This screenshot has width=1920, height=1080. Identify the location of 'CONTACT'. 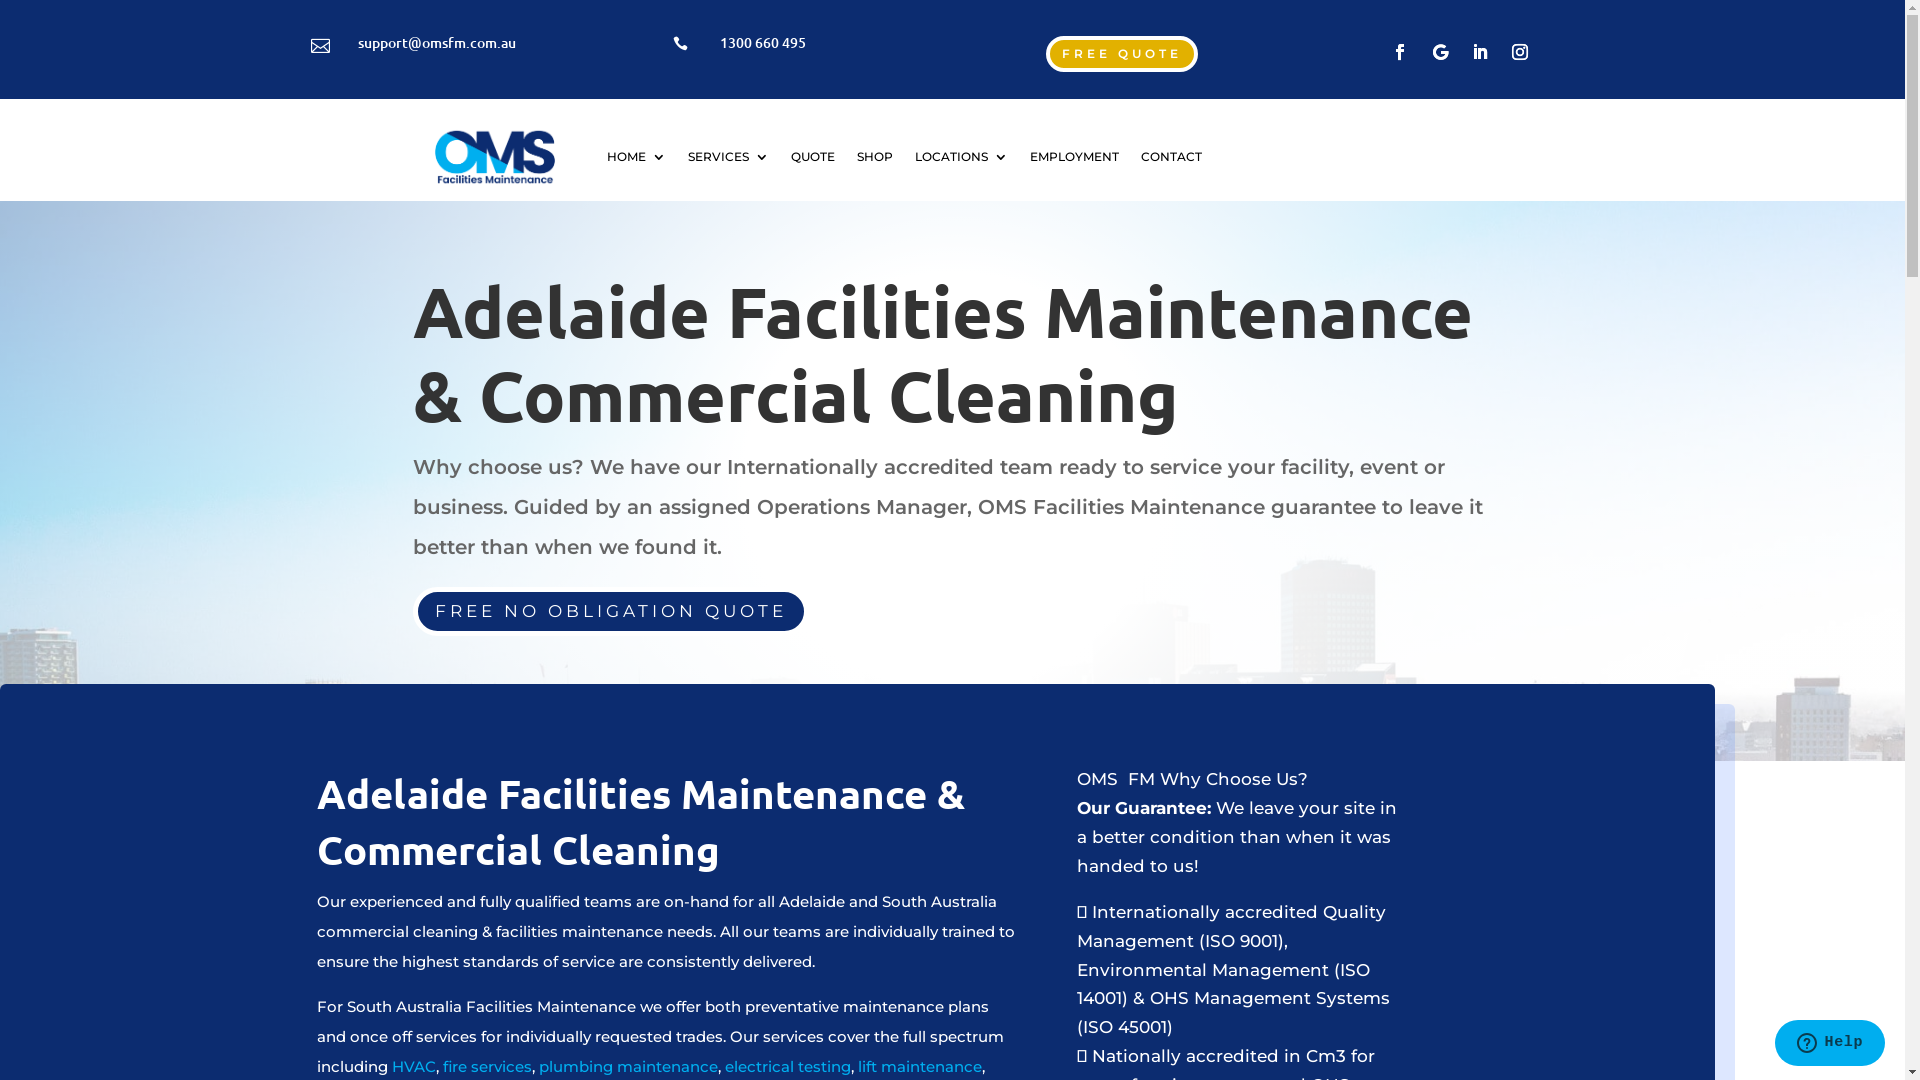
(1141, 156).